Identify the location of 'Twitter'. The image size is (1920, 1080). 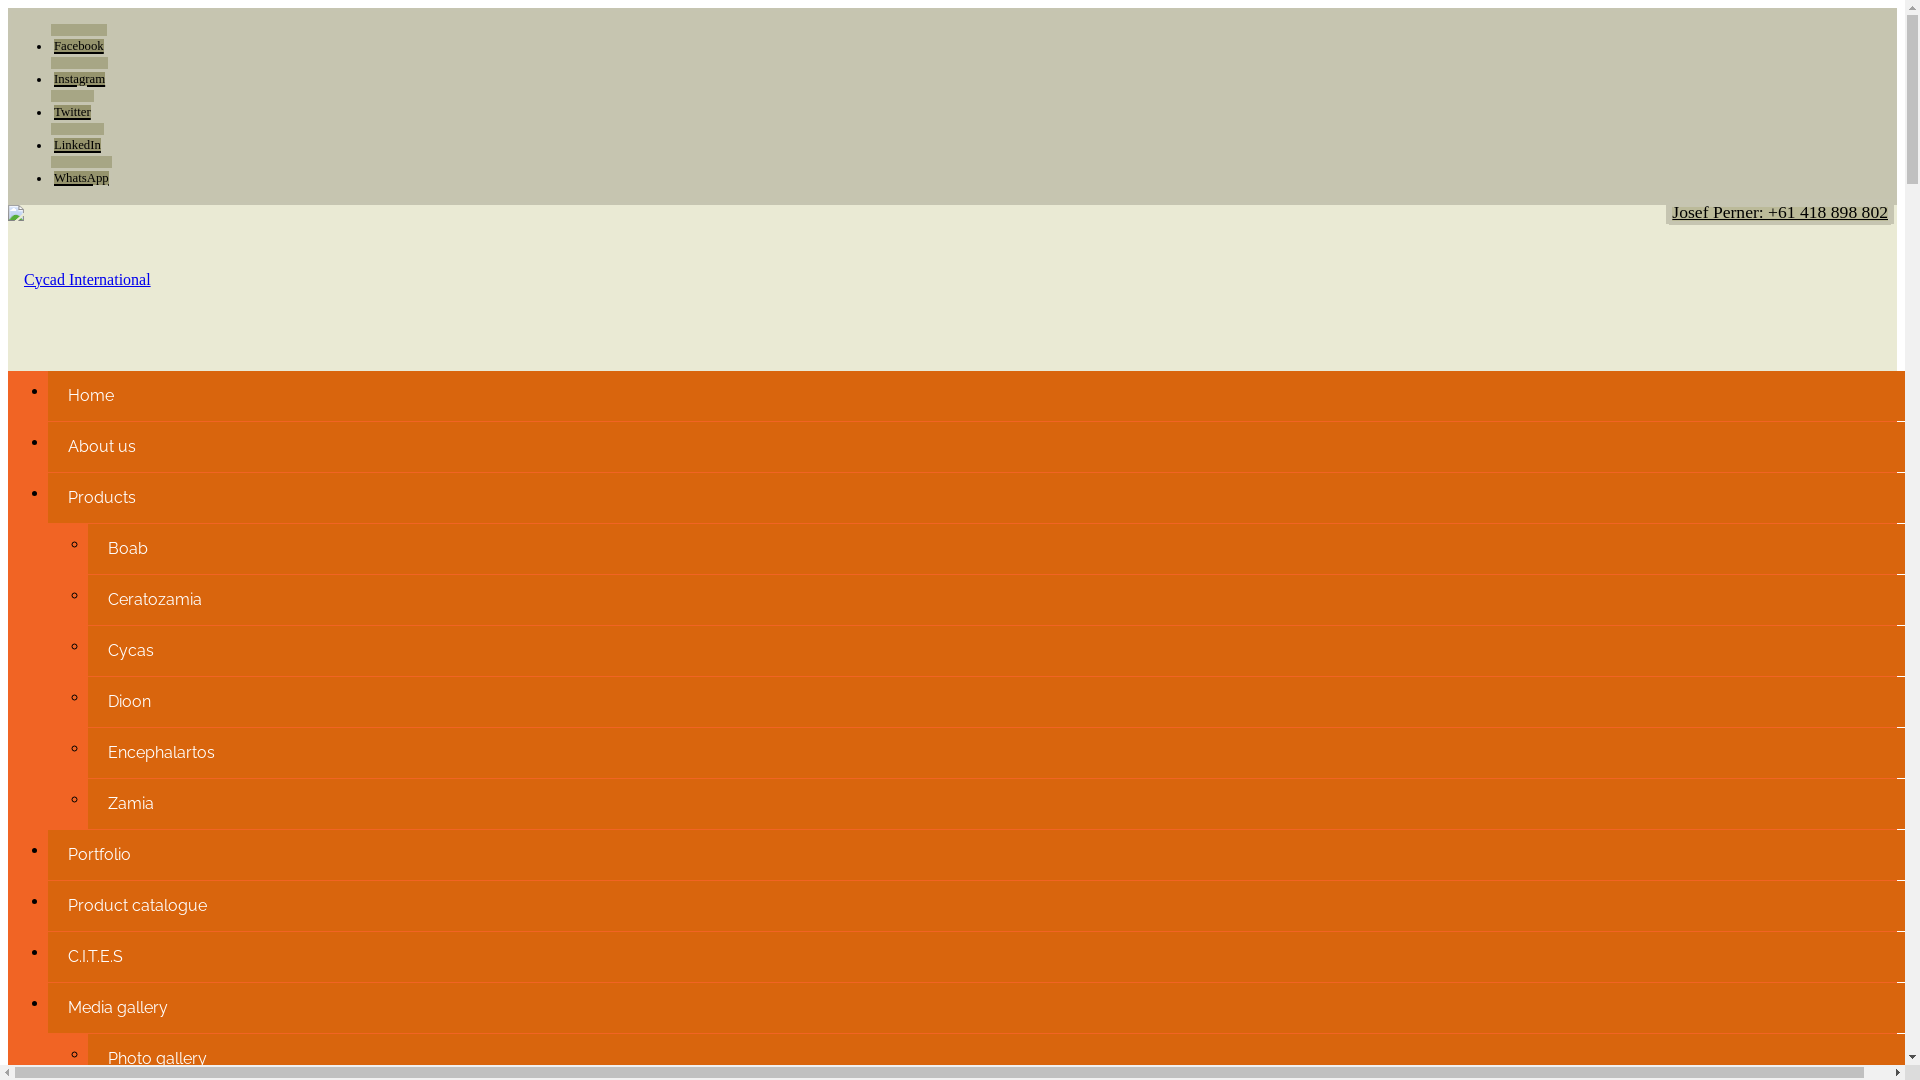
(72, 105).